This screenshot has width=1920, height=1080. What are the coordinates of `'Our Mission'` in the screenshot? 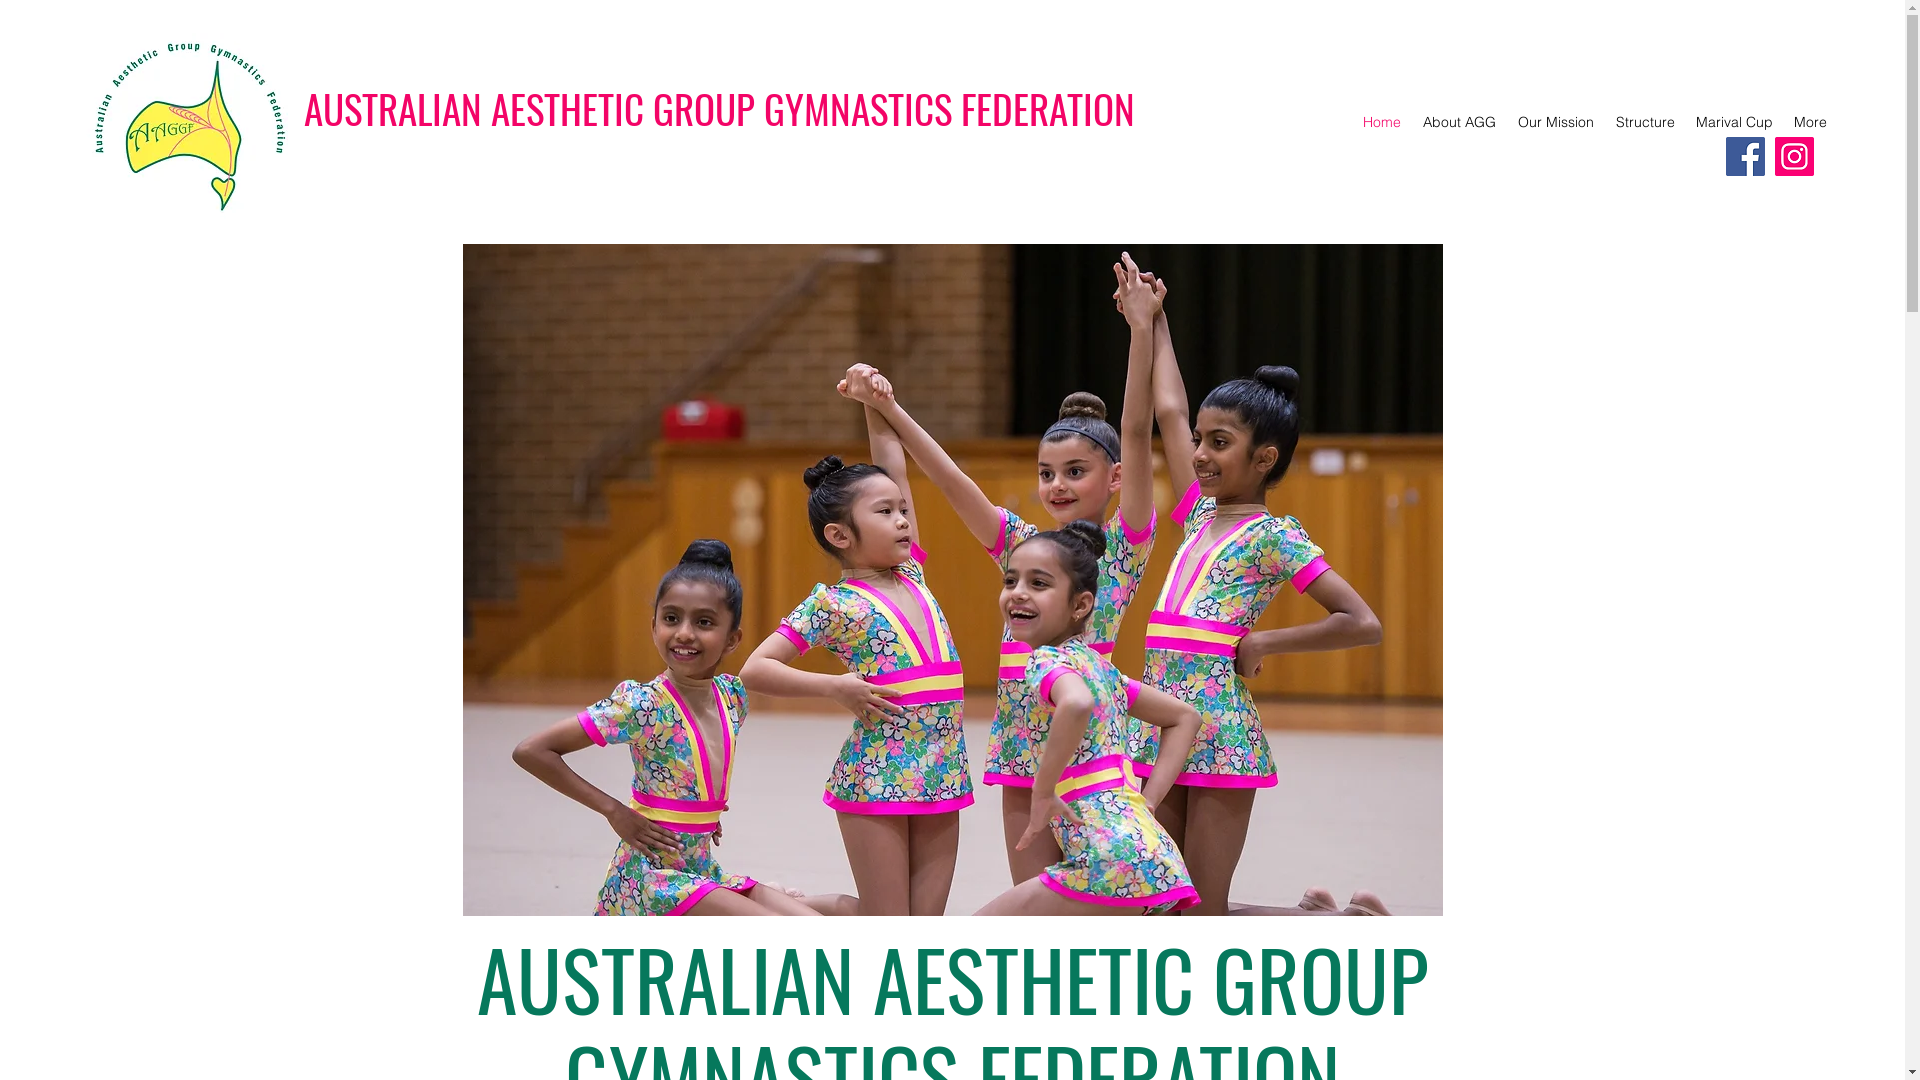 It's located at (1554, 122).